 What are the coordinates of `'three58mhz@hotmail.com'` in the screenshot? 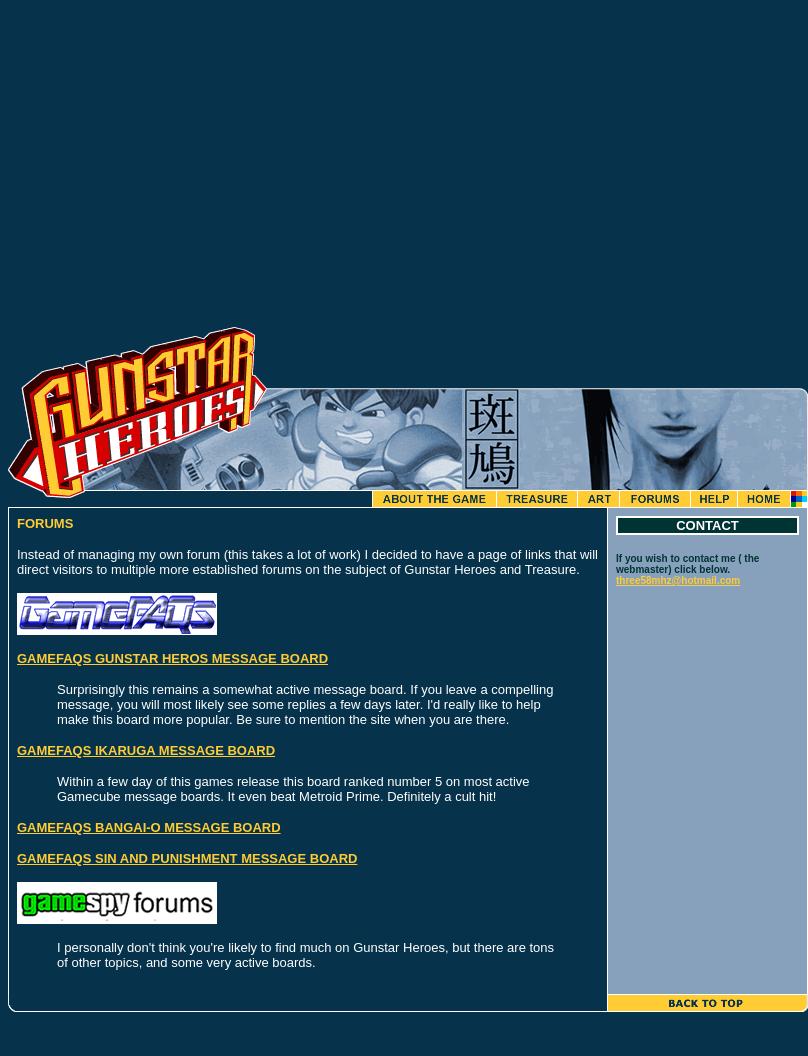 It's located at (616, 580).